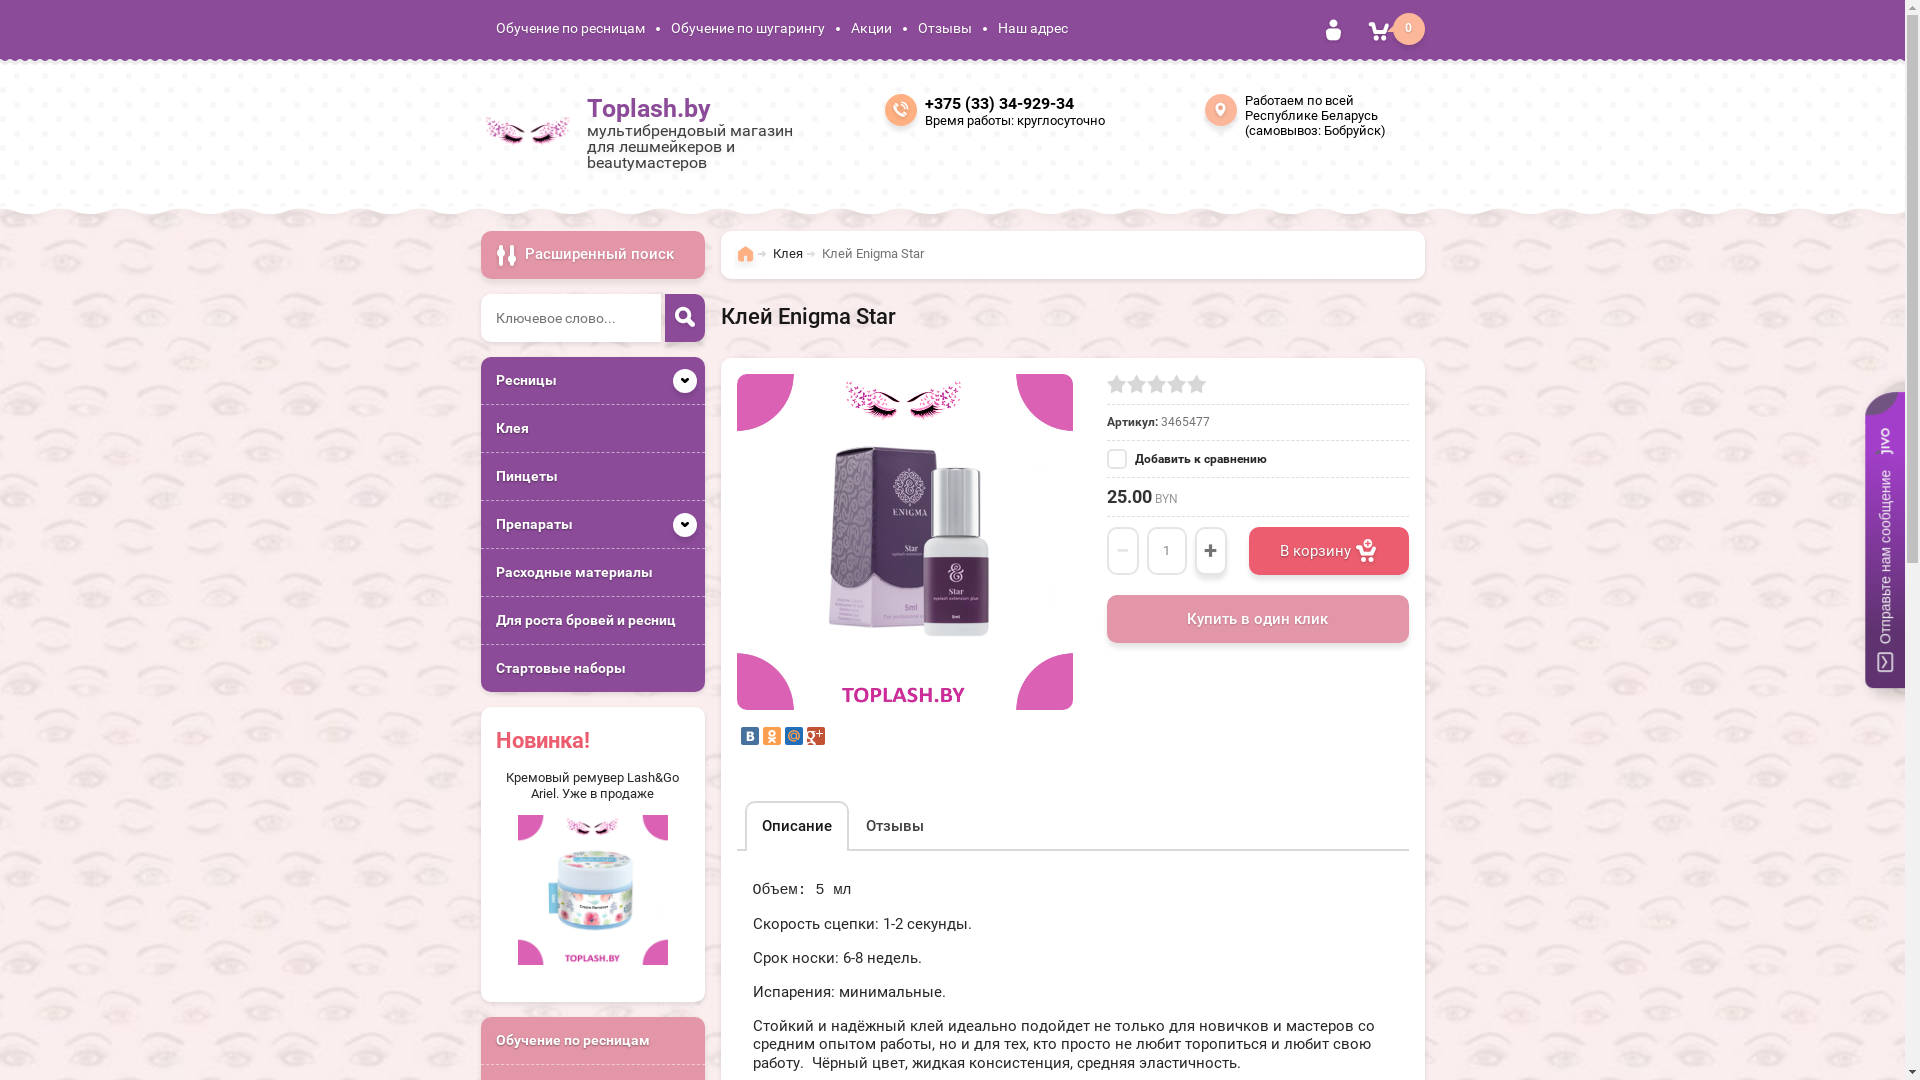 Image resolution: width=1920 pixels, height=1080 pixels. What do you see at coordinates (1208, 550) in the screenshot?
I see `'+'` at bounding box center [1208, 550].